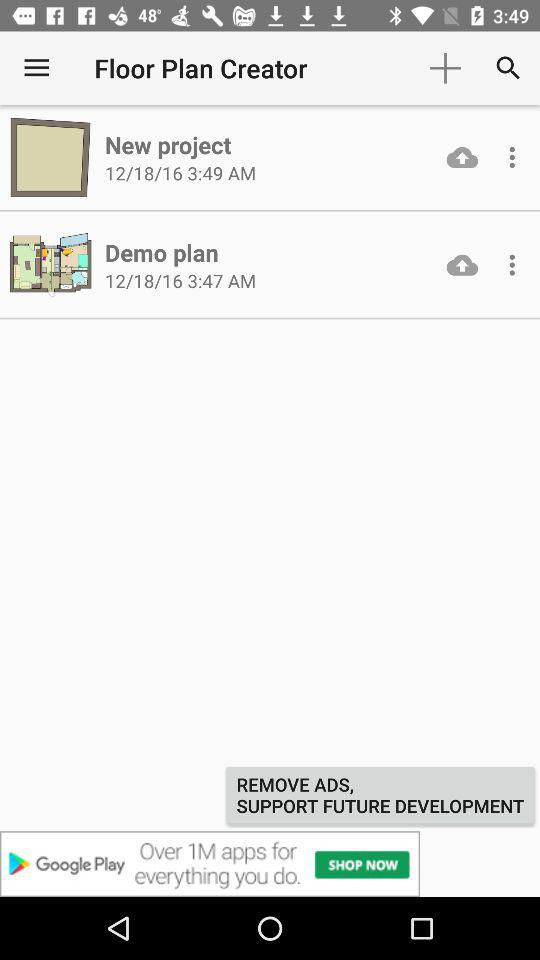  I want to click on download, so click(462, 264).